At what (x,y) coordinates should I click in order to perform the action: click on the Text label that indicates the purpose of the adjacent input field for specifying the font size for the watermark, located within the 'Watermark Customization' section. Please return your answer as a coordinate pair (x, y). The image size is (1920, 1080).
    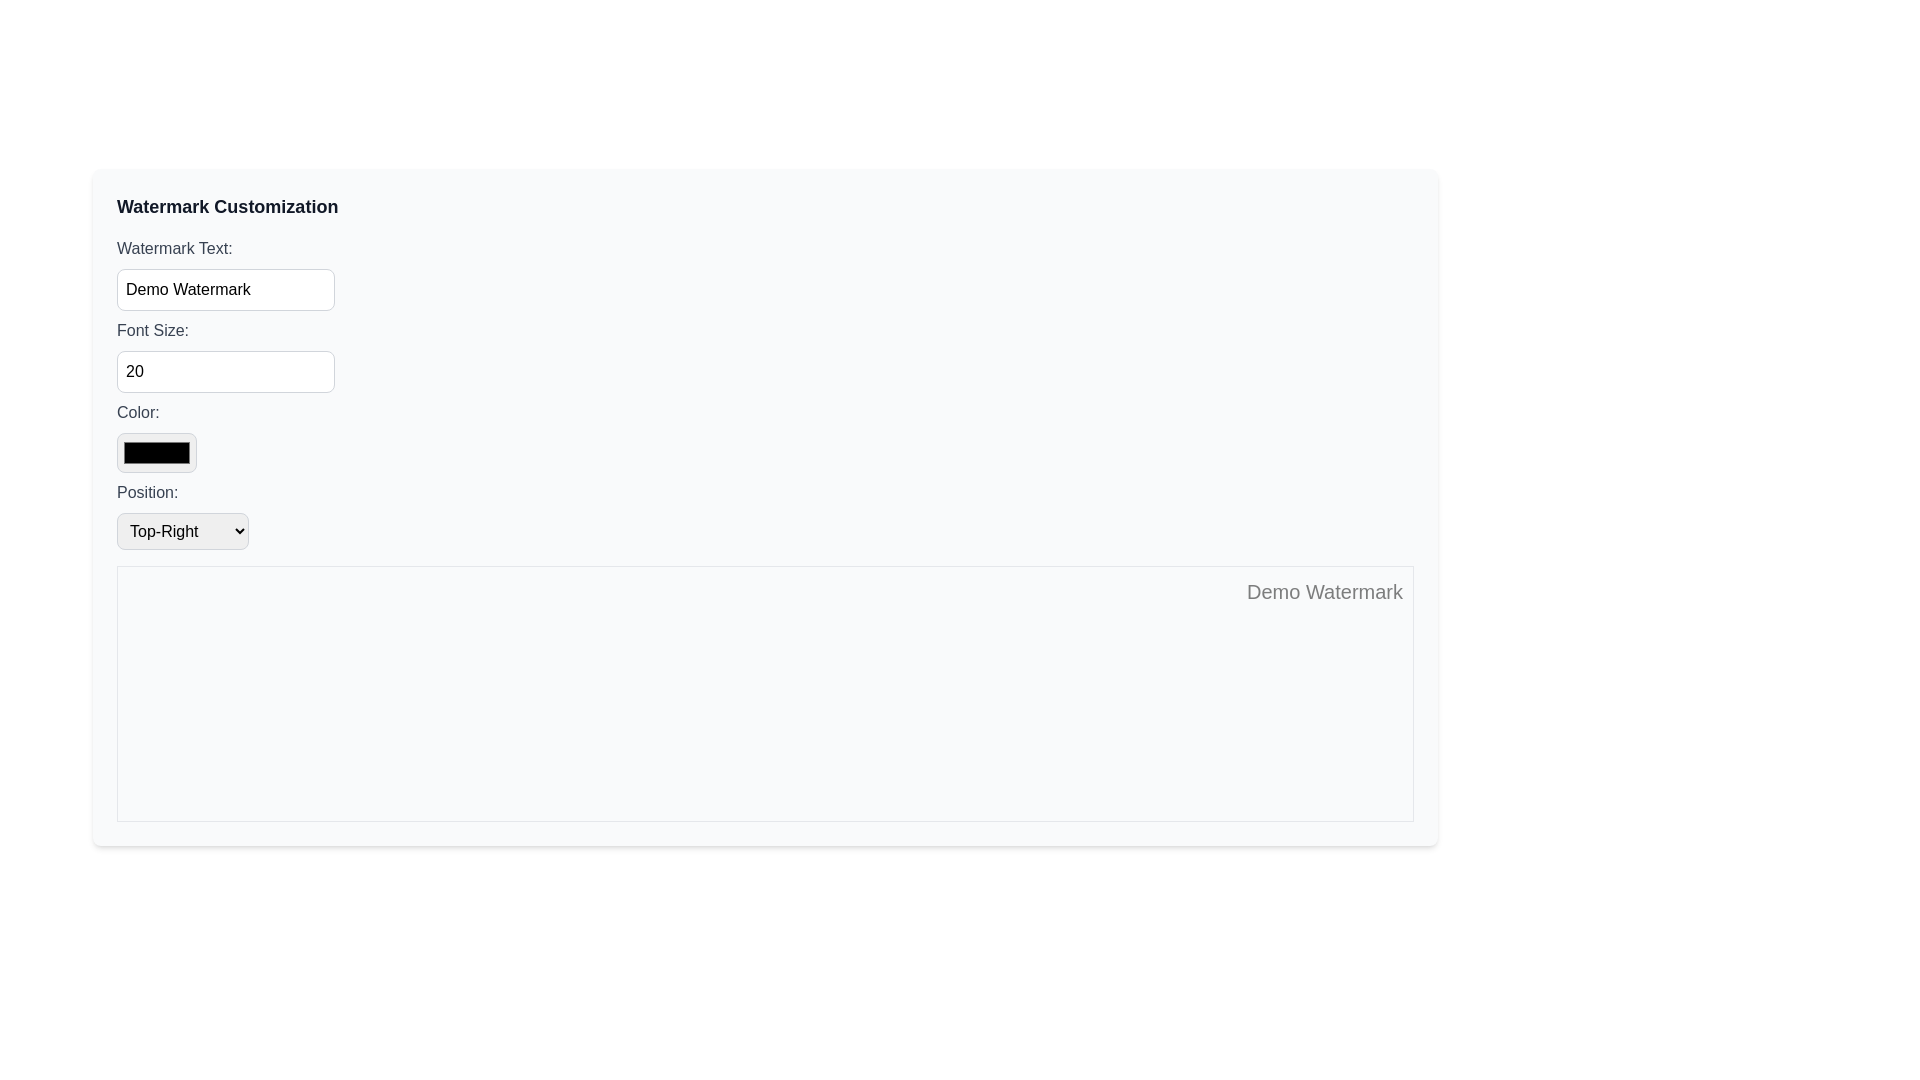
    Looking at the image, I should click on (152, 330).